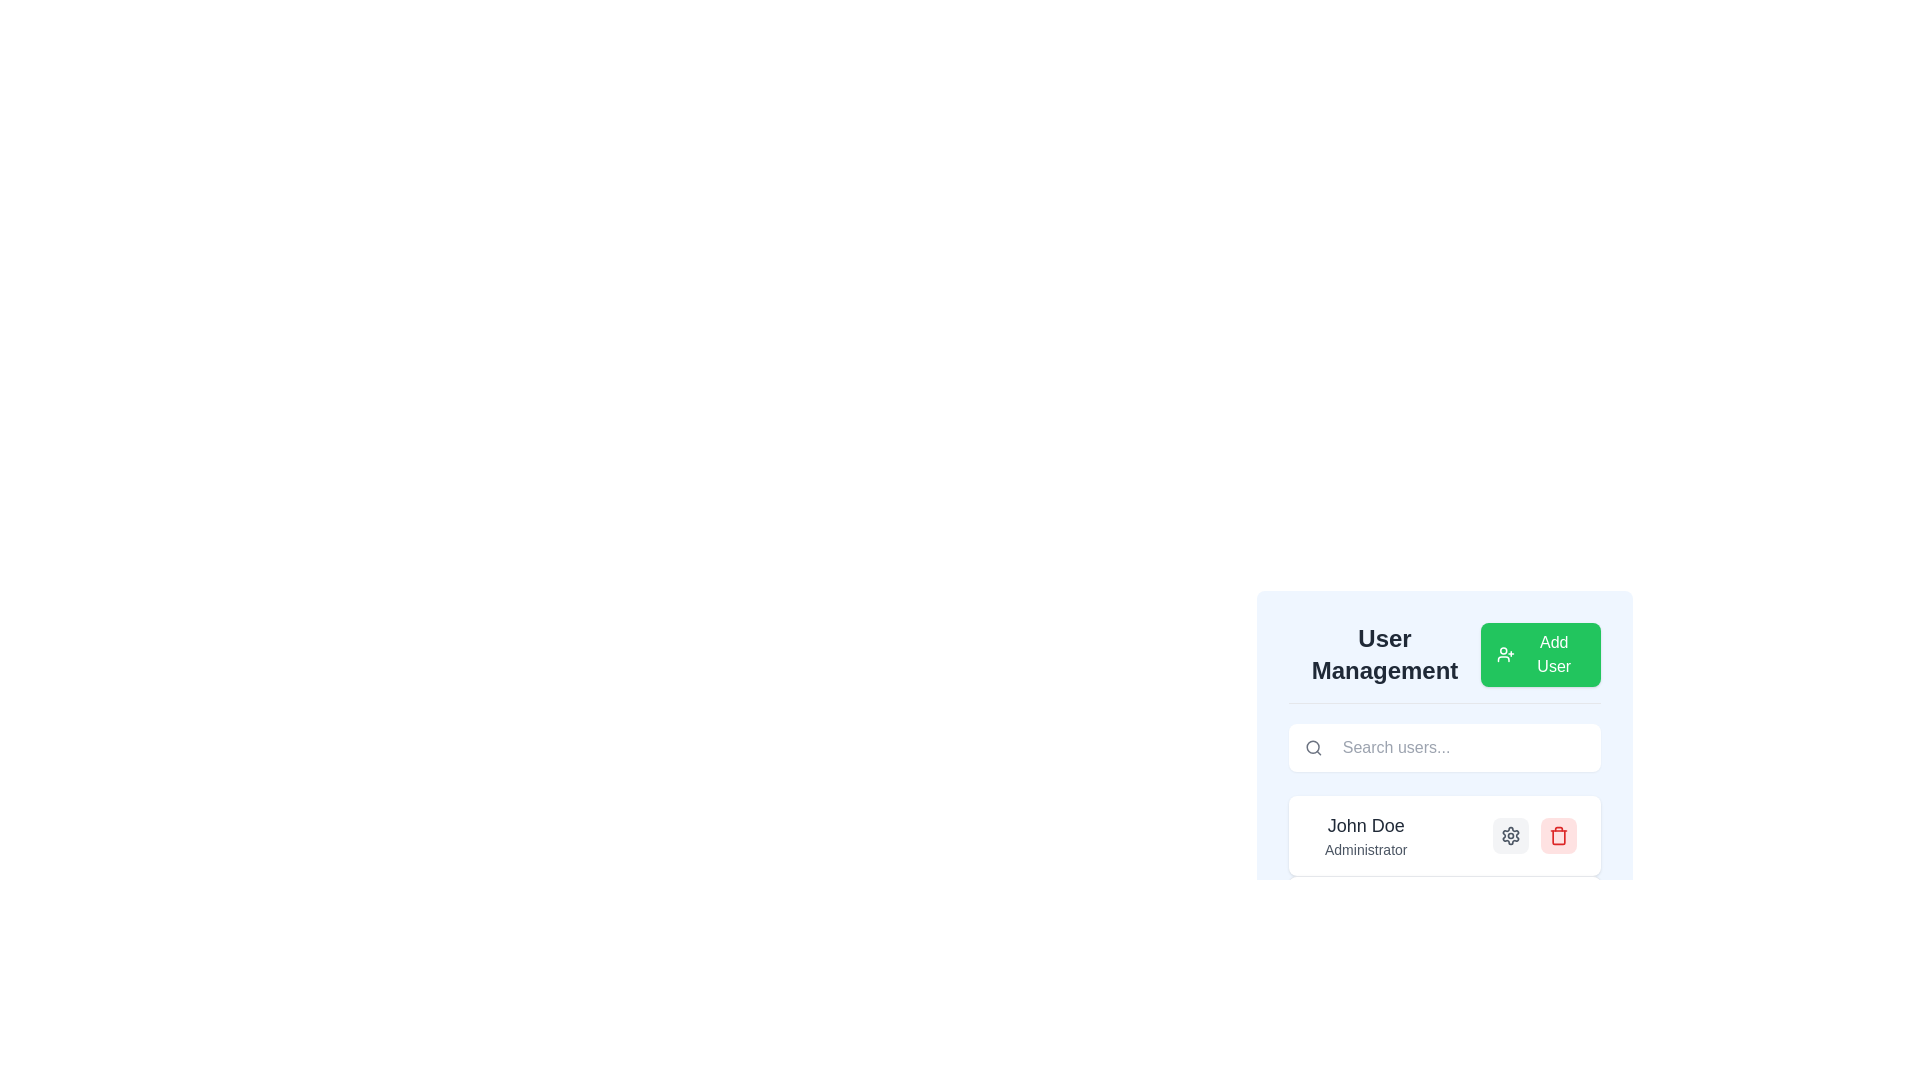  Describe the element at coordinates (1553, 655) in the screenshot. I see `text label indicating the purpose of the 'Add User' button located in the top-right area of the green button` at that location.